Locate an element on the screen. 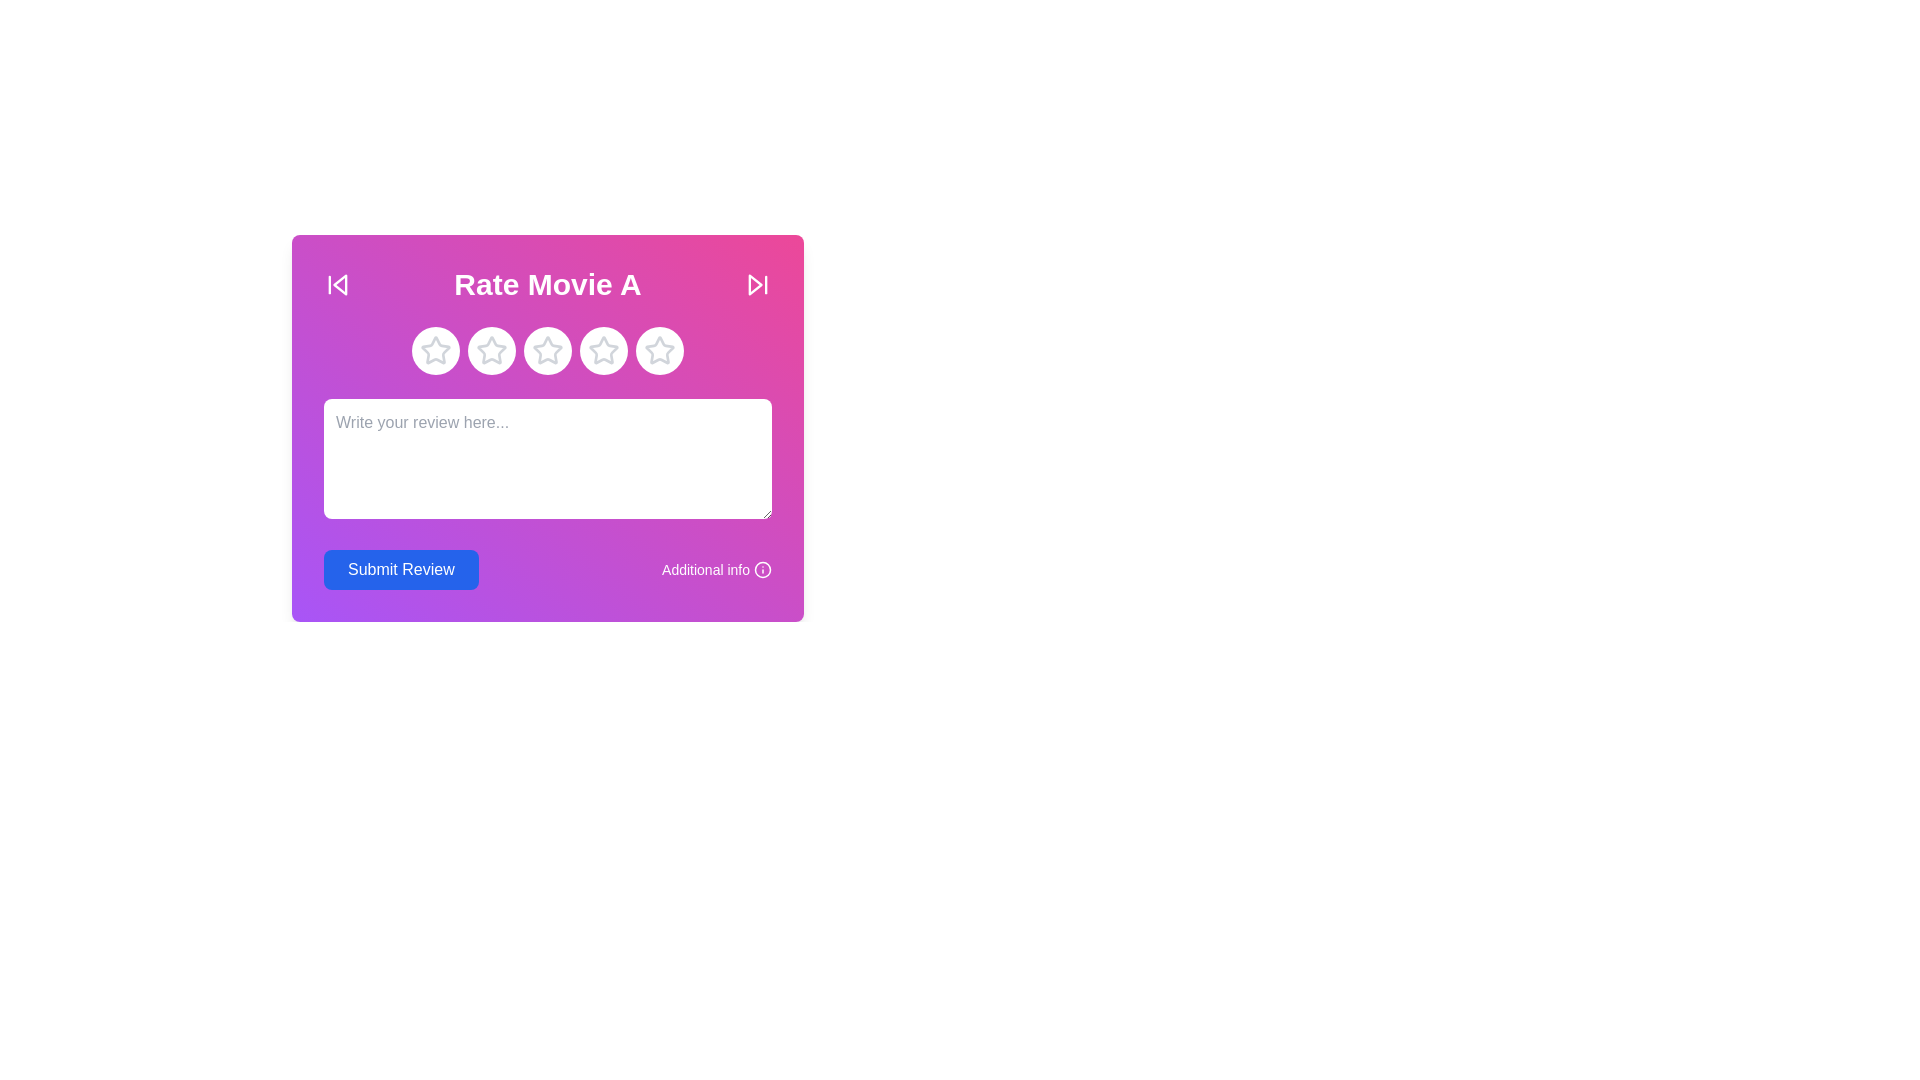 The width and height of the screenshot is (1920, 1080). the forward navigation symbol represented by the left triangle of the double triangle shape in the upper-right region of the modal is located at coordinates (754, 285).